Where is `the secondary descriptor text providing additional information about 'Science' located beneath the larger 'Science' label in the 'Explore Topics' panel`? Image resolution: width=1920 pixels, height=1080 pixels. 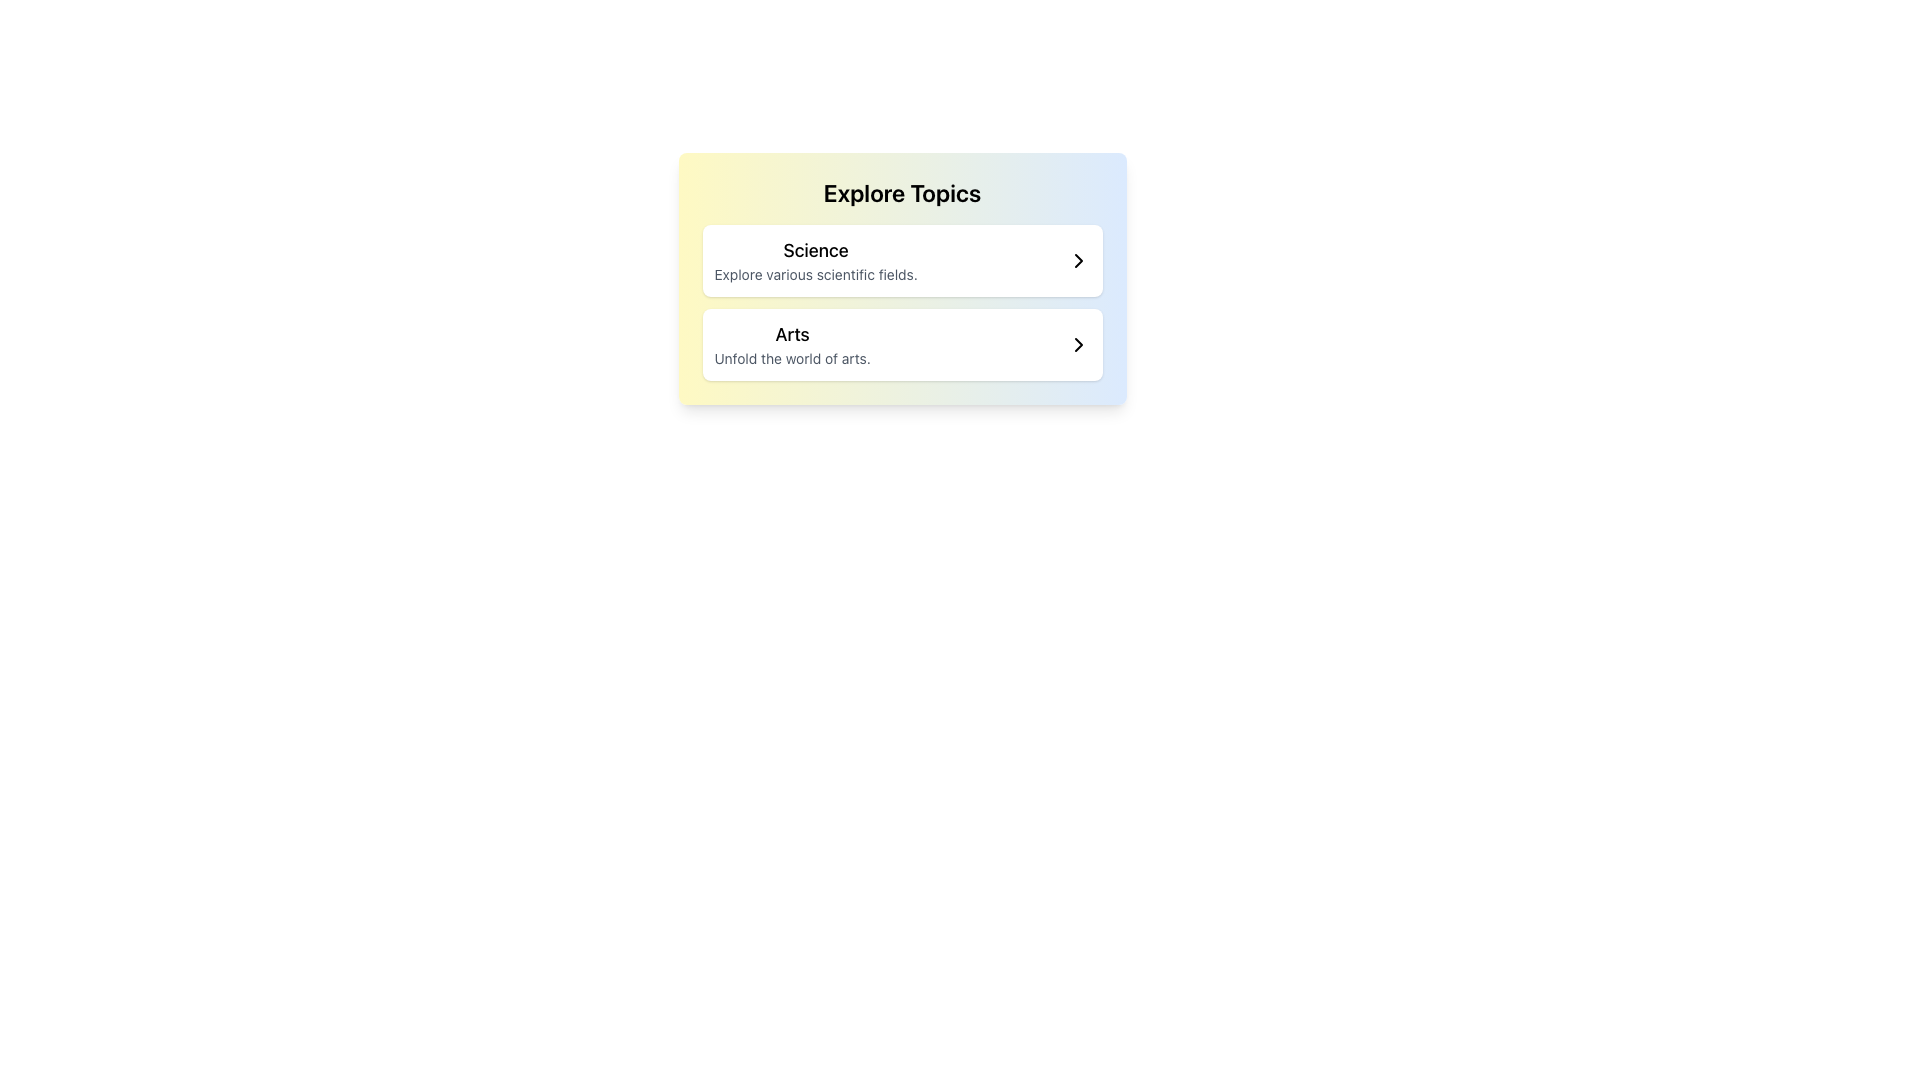 the secondary descriptor text providing additional information about 'Science' located beneath the larger 'Science' label in the 'Explore Topics' panel is located at coordinates (816, 274).